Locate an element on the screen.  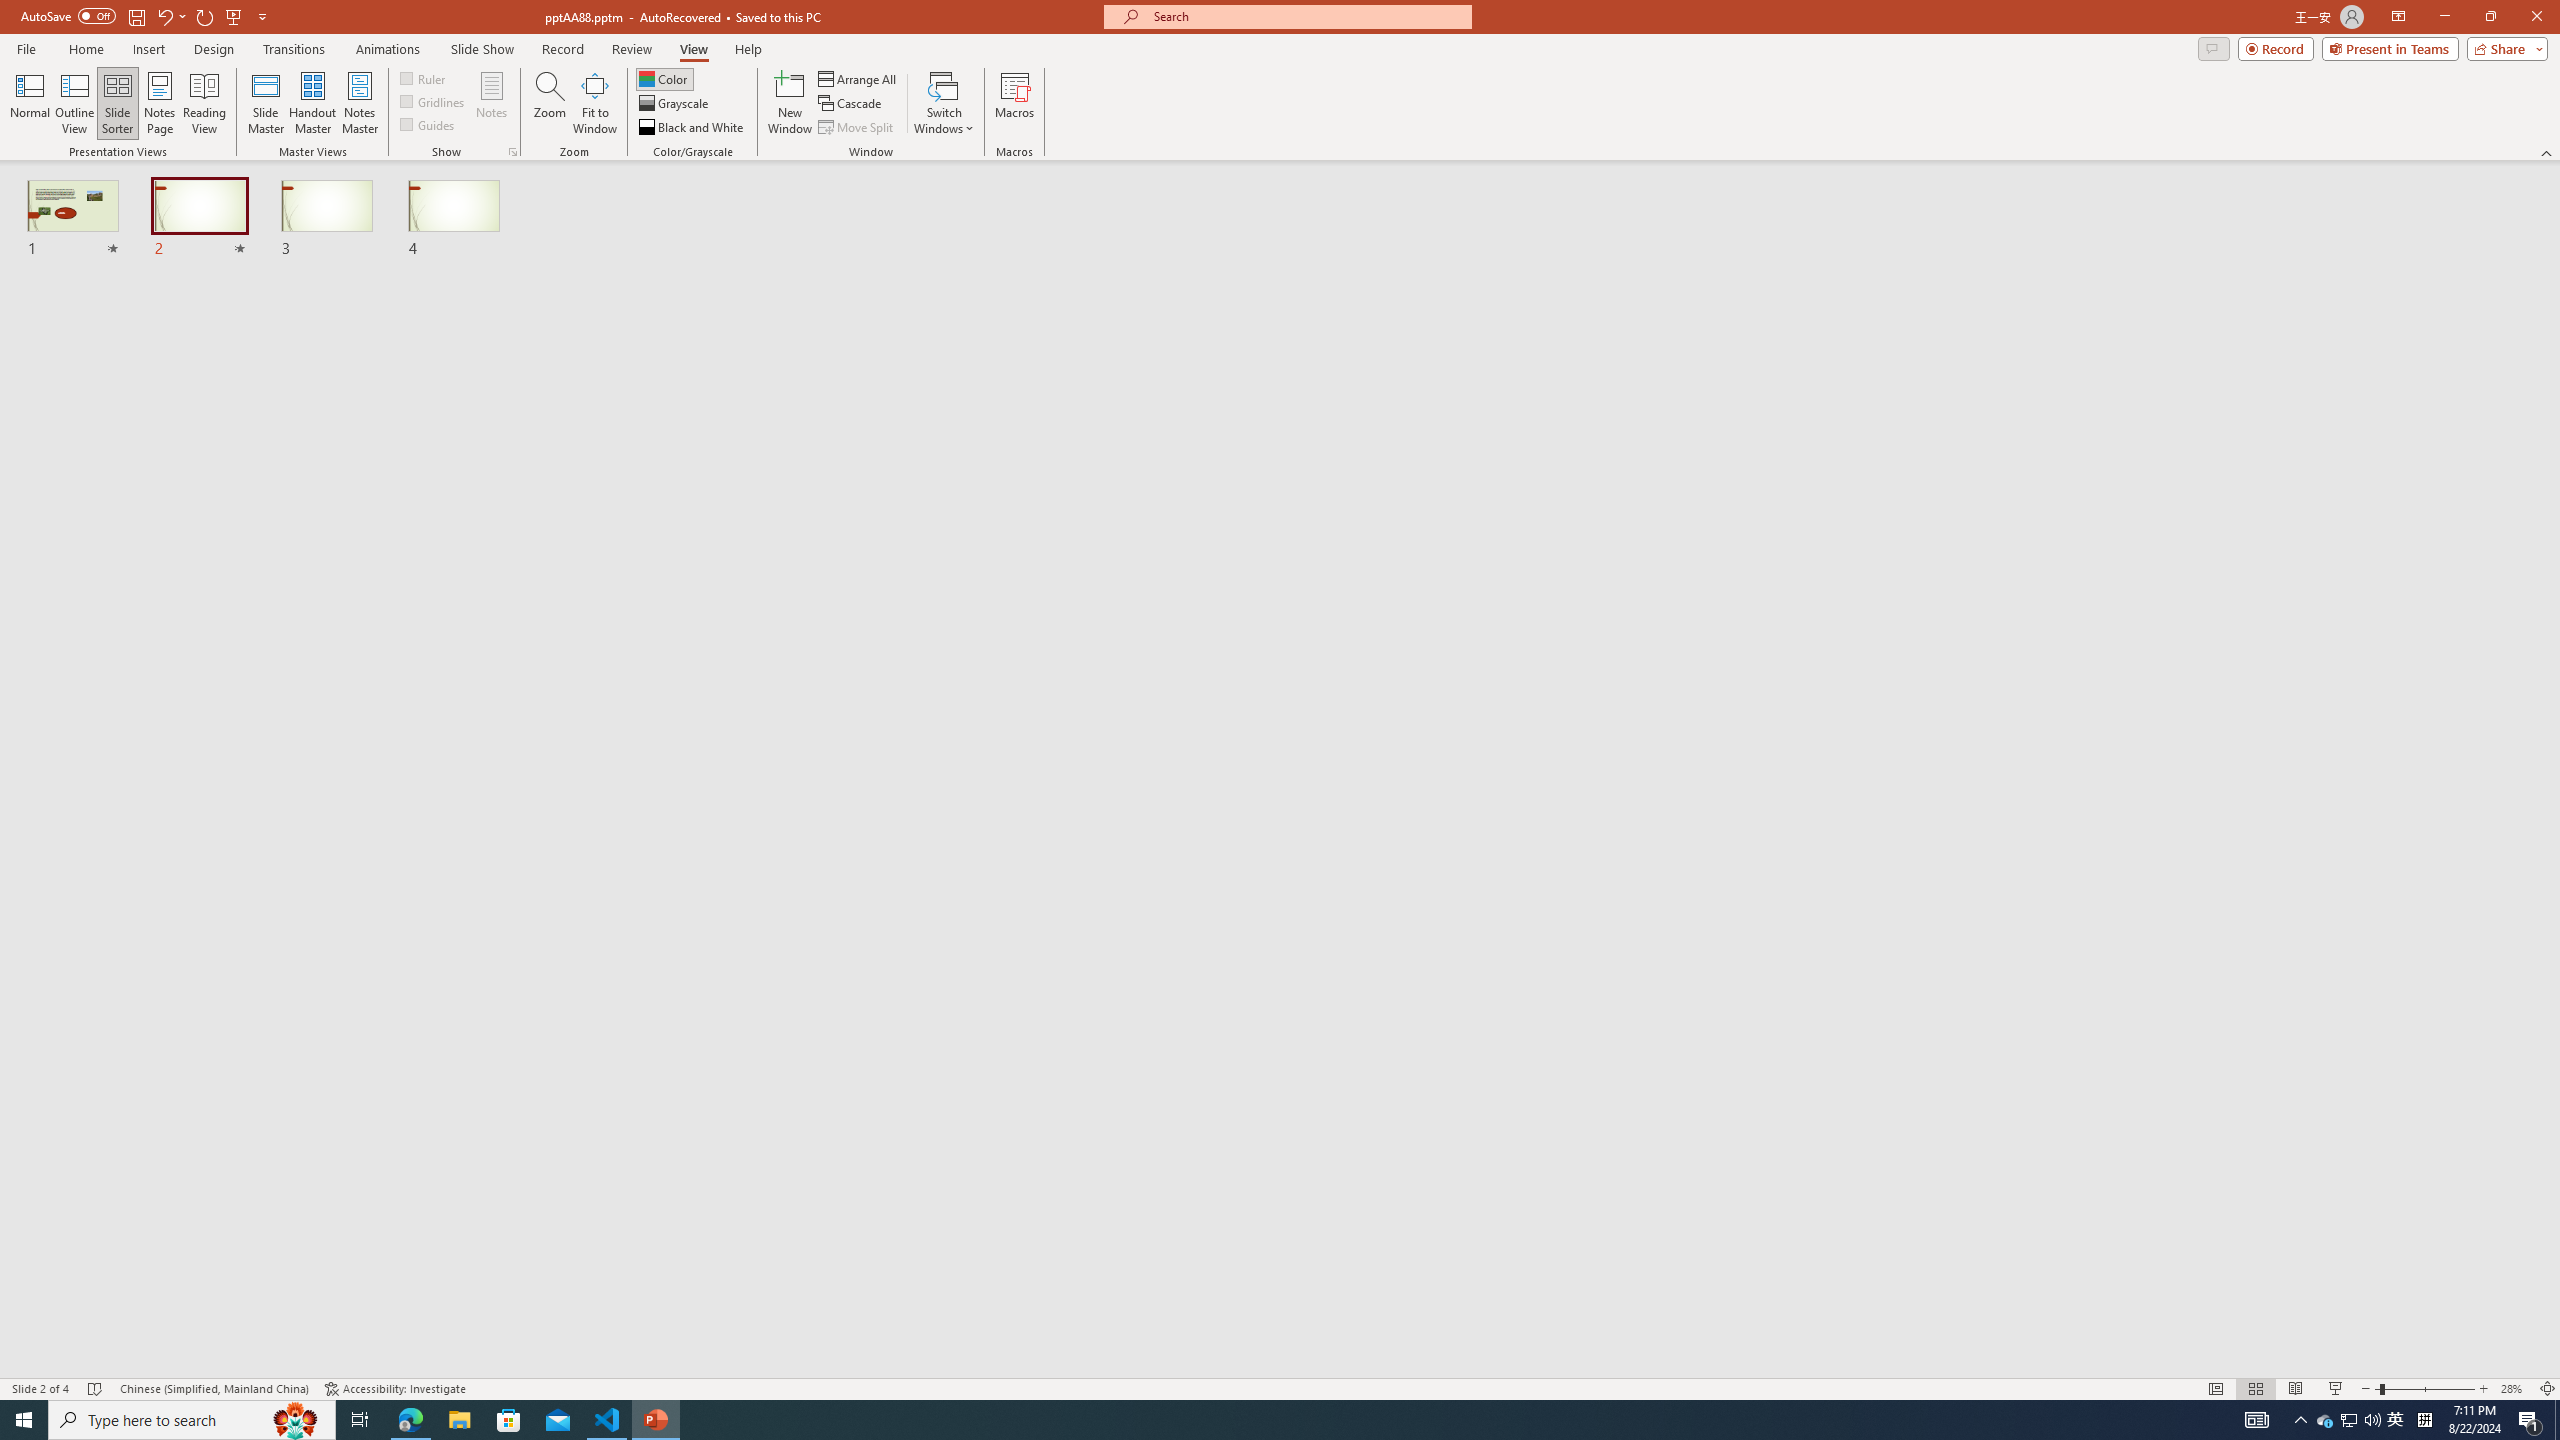
'Move Split' is located at coordinates (856, 127).